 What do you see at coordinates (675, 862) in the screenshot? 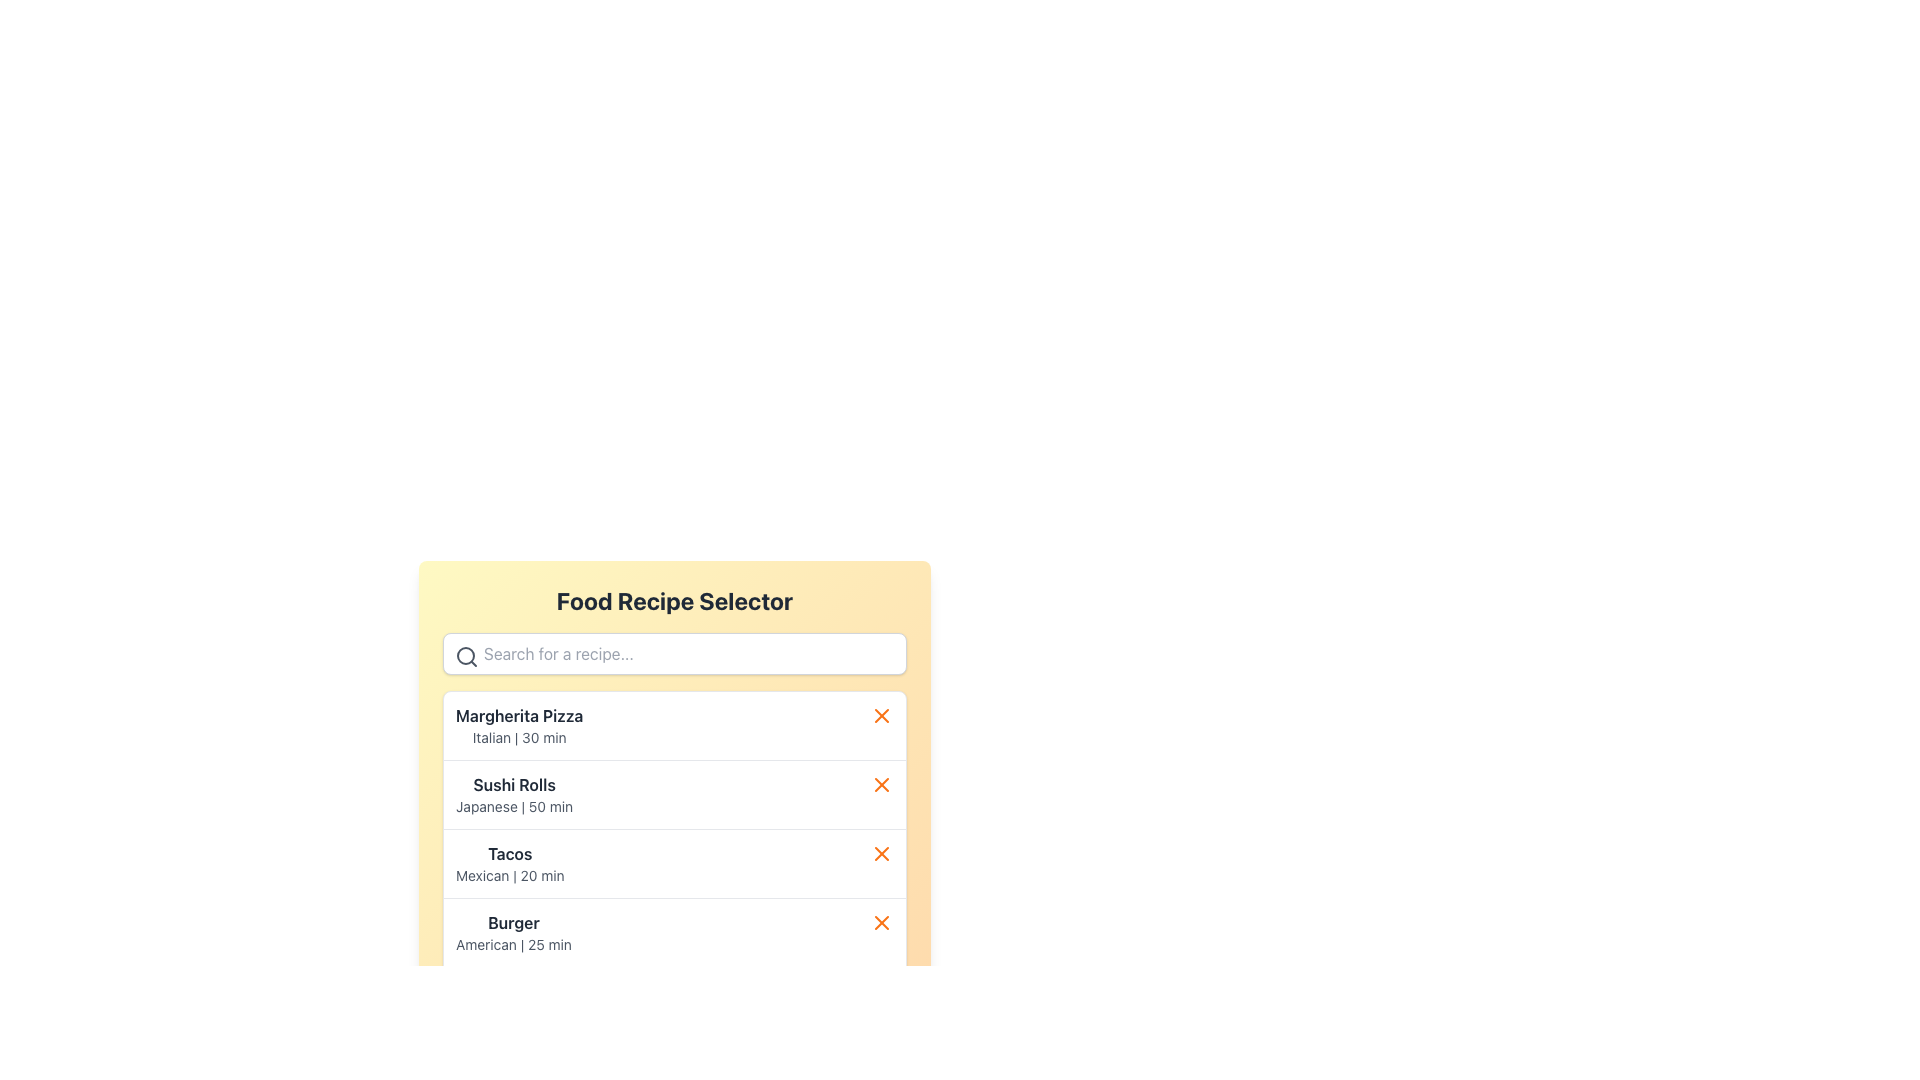
I see `the third list item displaying 'Tacos'` at bounding box center [675, 862].